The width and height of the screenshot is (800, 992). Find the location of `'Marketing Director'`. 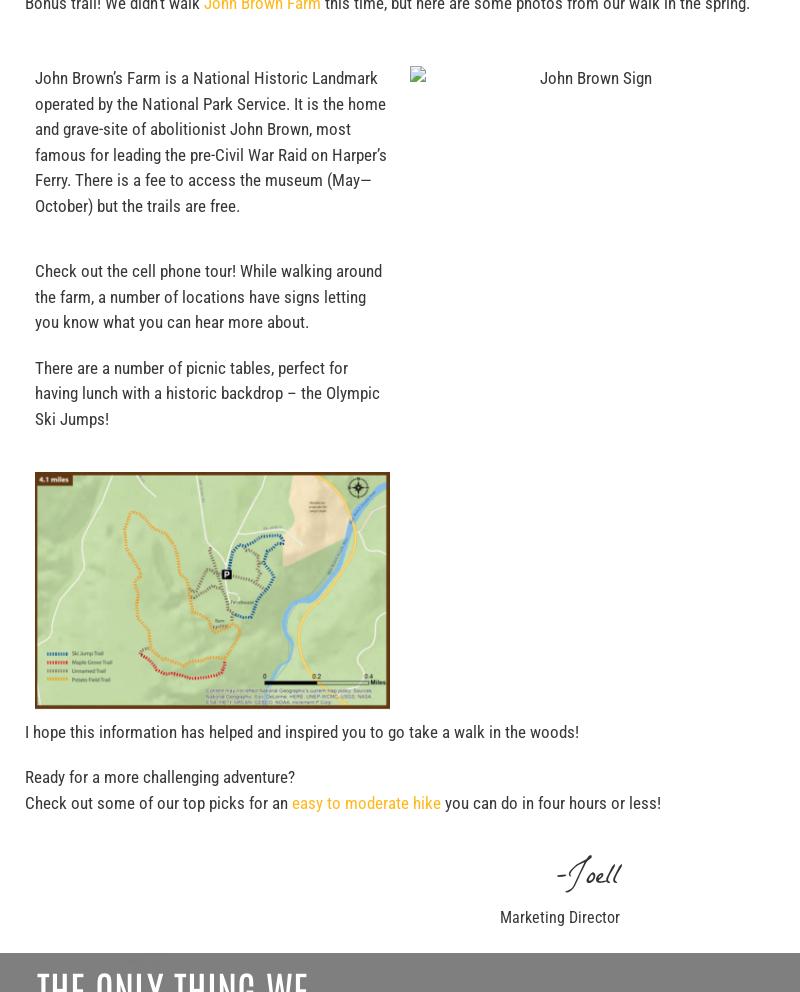

'Marketing Director' is located at coordinates (560, 916).